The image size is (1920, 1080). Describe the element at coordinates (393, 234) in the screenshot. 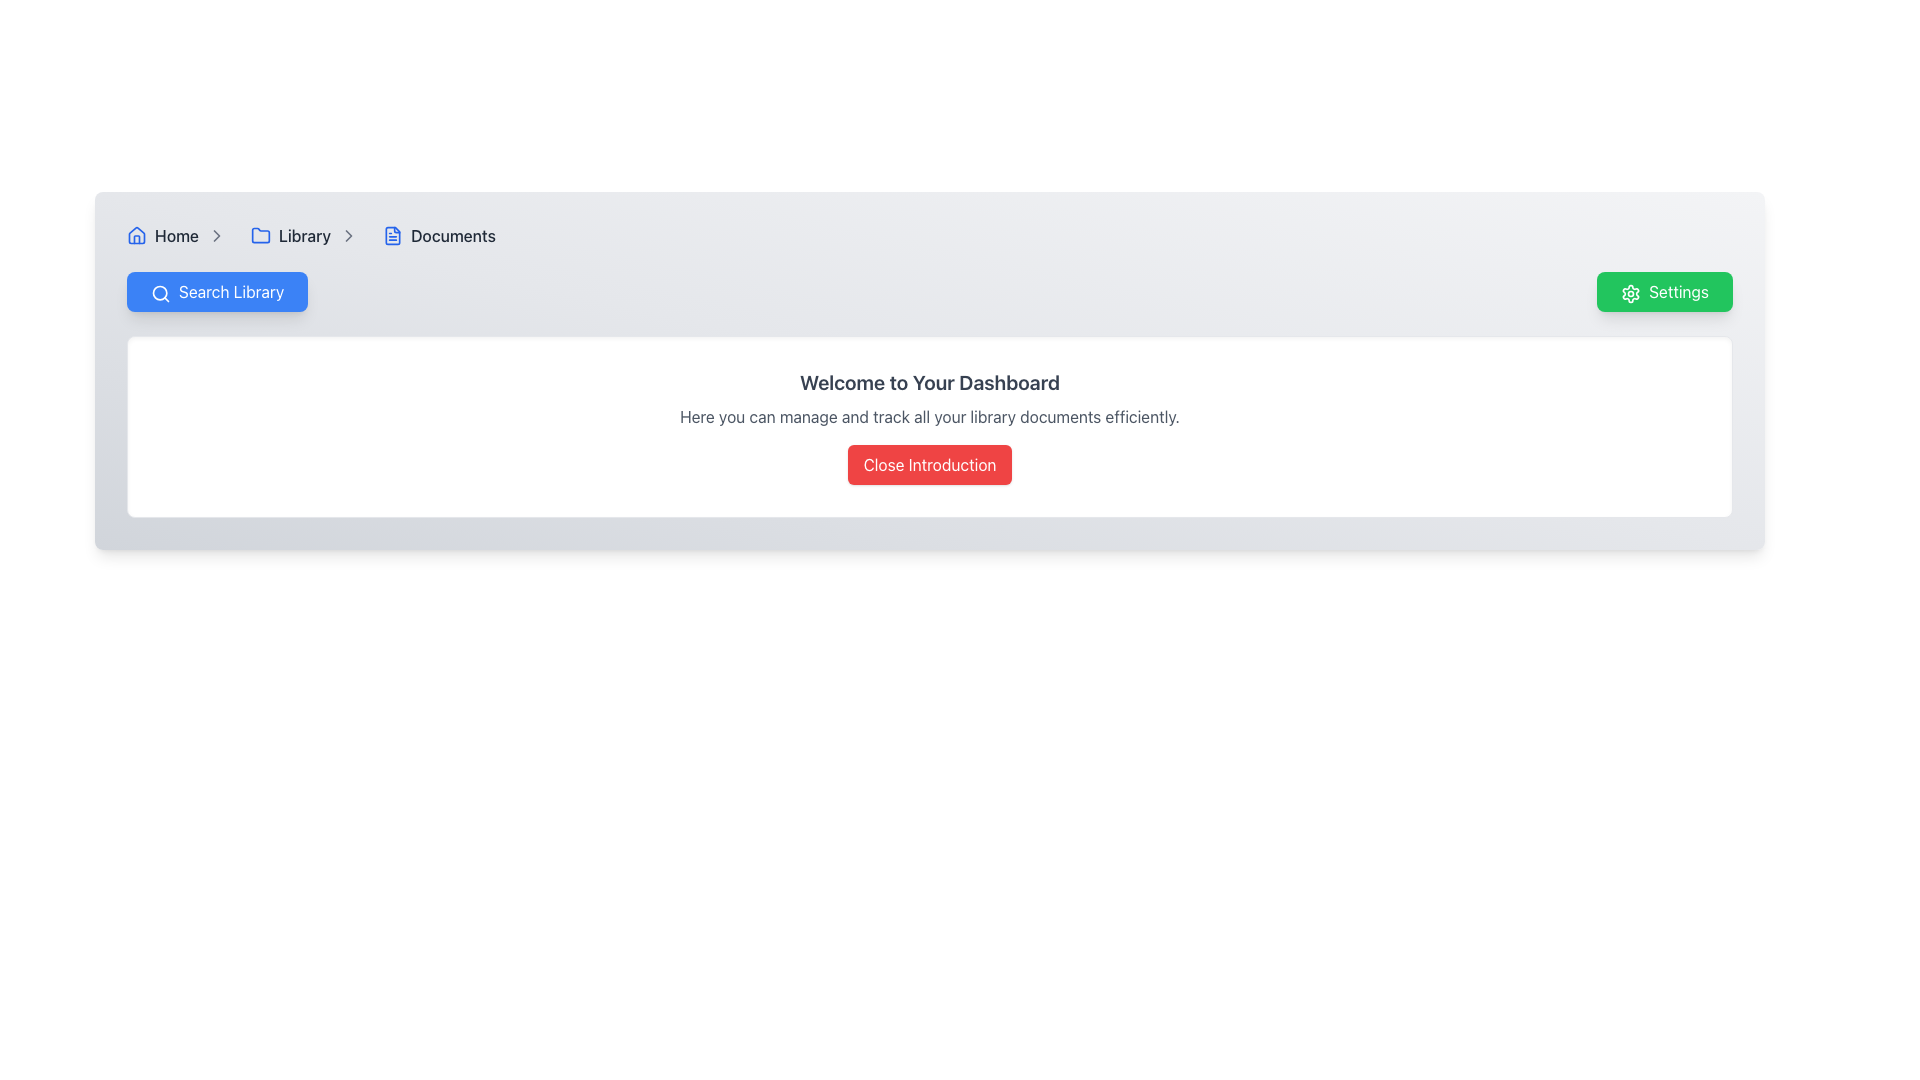

I see `the small, blue document icon located to the left of the 'Documents' text label in the breadcrumb navigation bar` at that location.